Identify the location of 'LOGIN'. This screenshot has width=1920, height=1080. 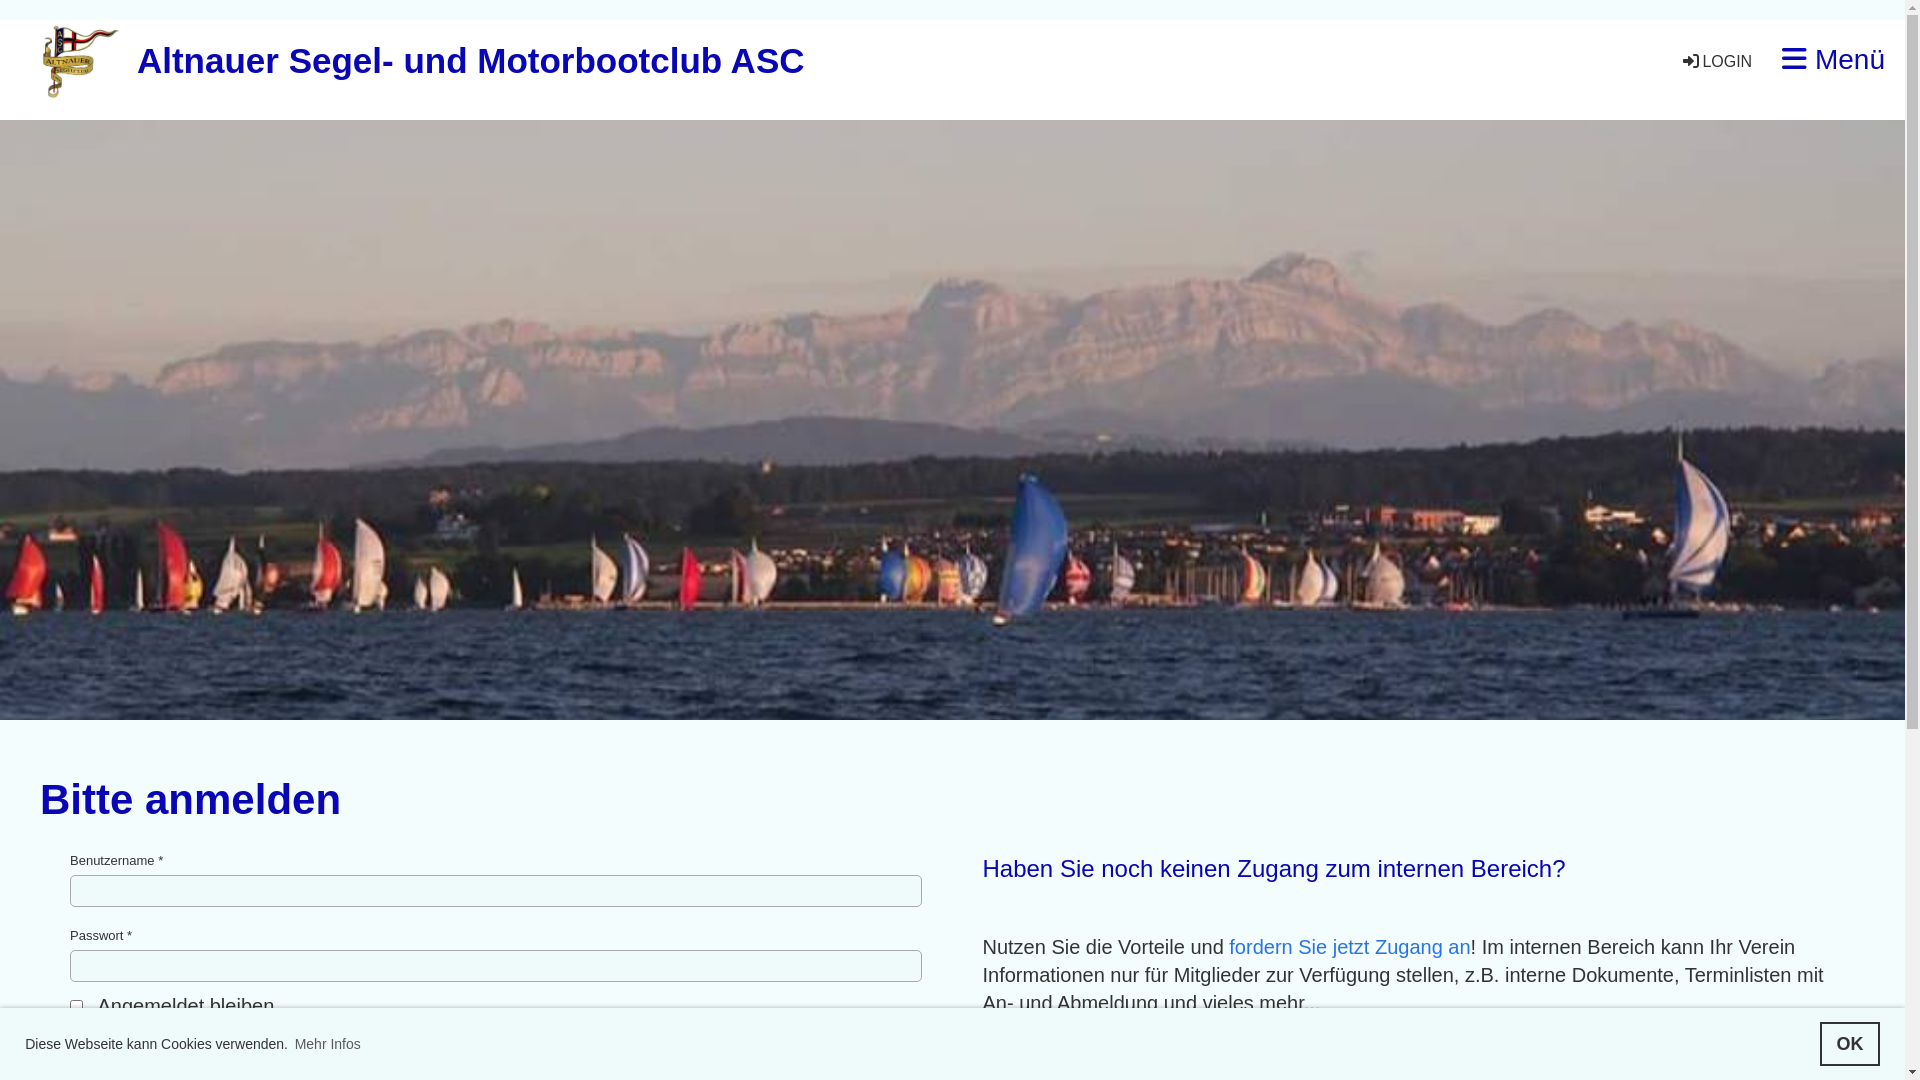
(1680, 60).